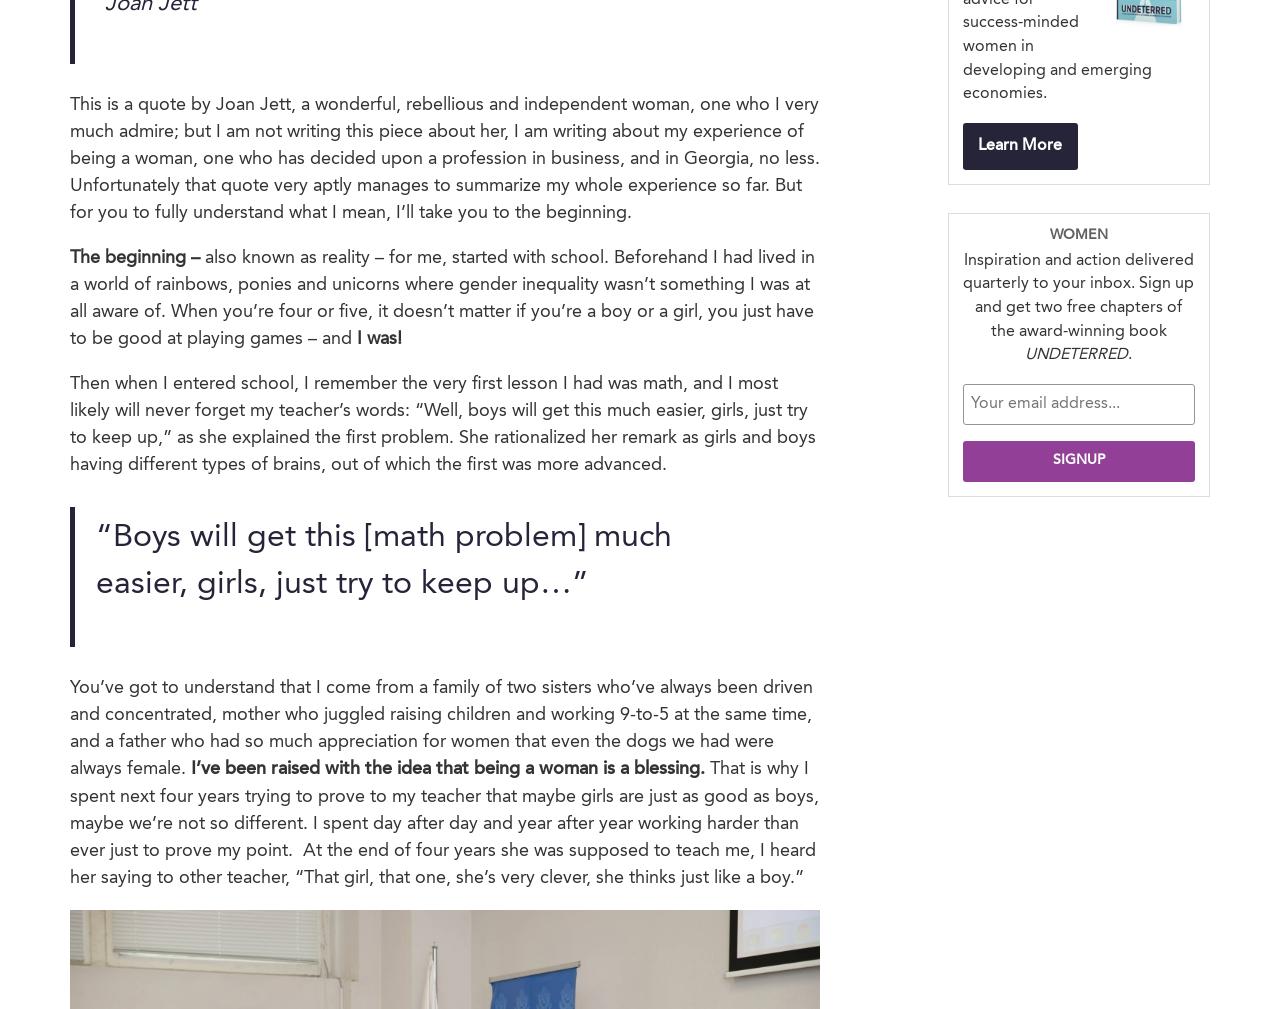  What do you see at coordinates (442, 422) in the screenshot?
I see `'Then when I entered school, I remember the very first lesson I had was math, and I most likely will never forget my teacher’s words: “Well, boys will get this much easier, girls, just try to keep up,” as she explained the first problem. She rationalized her remark as girls and boys having different types of brains, out of which the first was more advanced.'` at bounding box center [442, 422].